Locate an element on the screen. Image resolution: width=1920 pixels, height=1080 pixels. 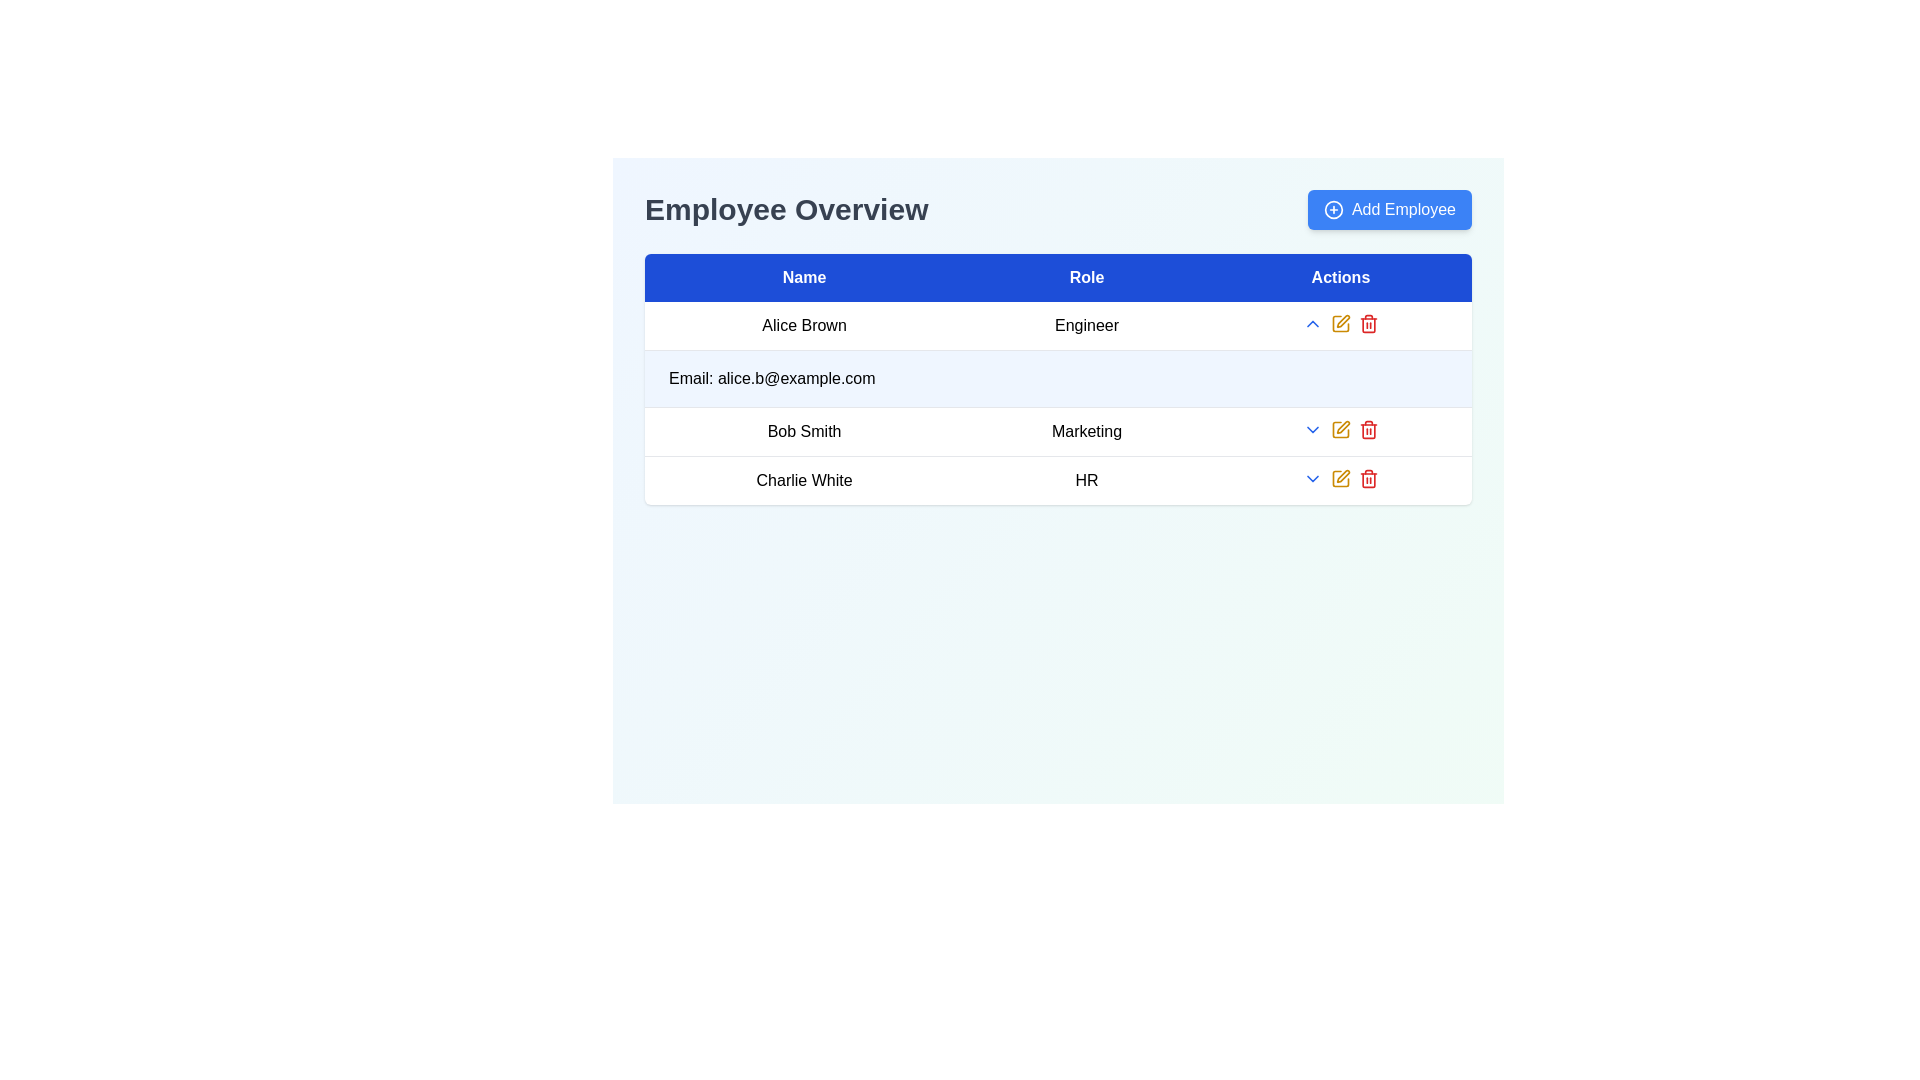
the red trash bin icon in the 'Actions' column is located at coordinates (1367, 323).